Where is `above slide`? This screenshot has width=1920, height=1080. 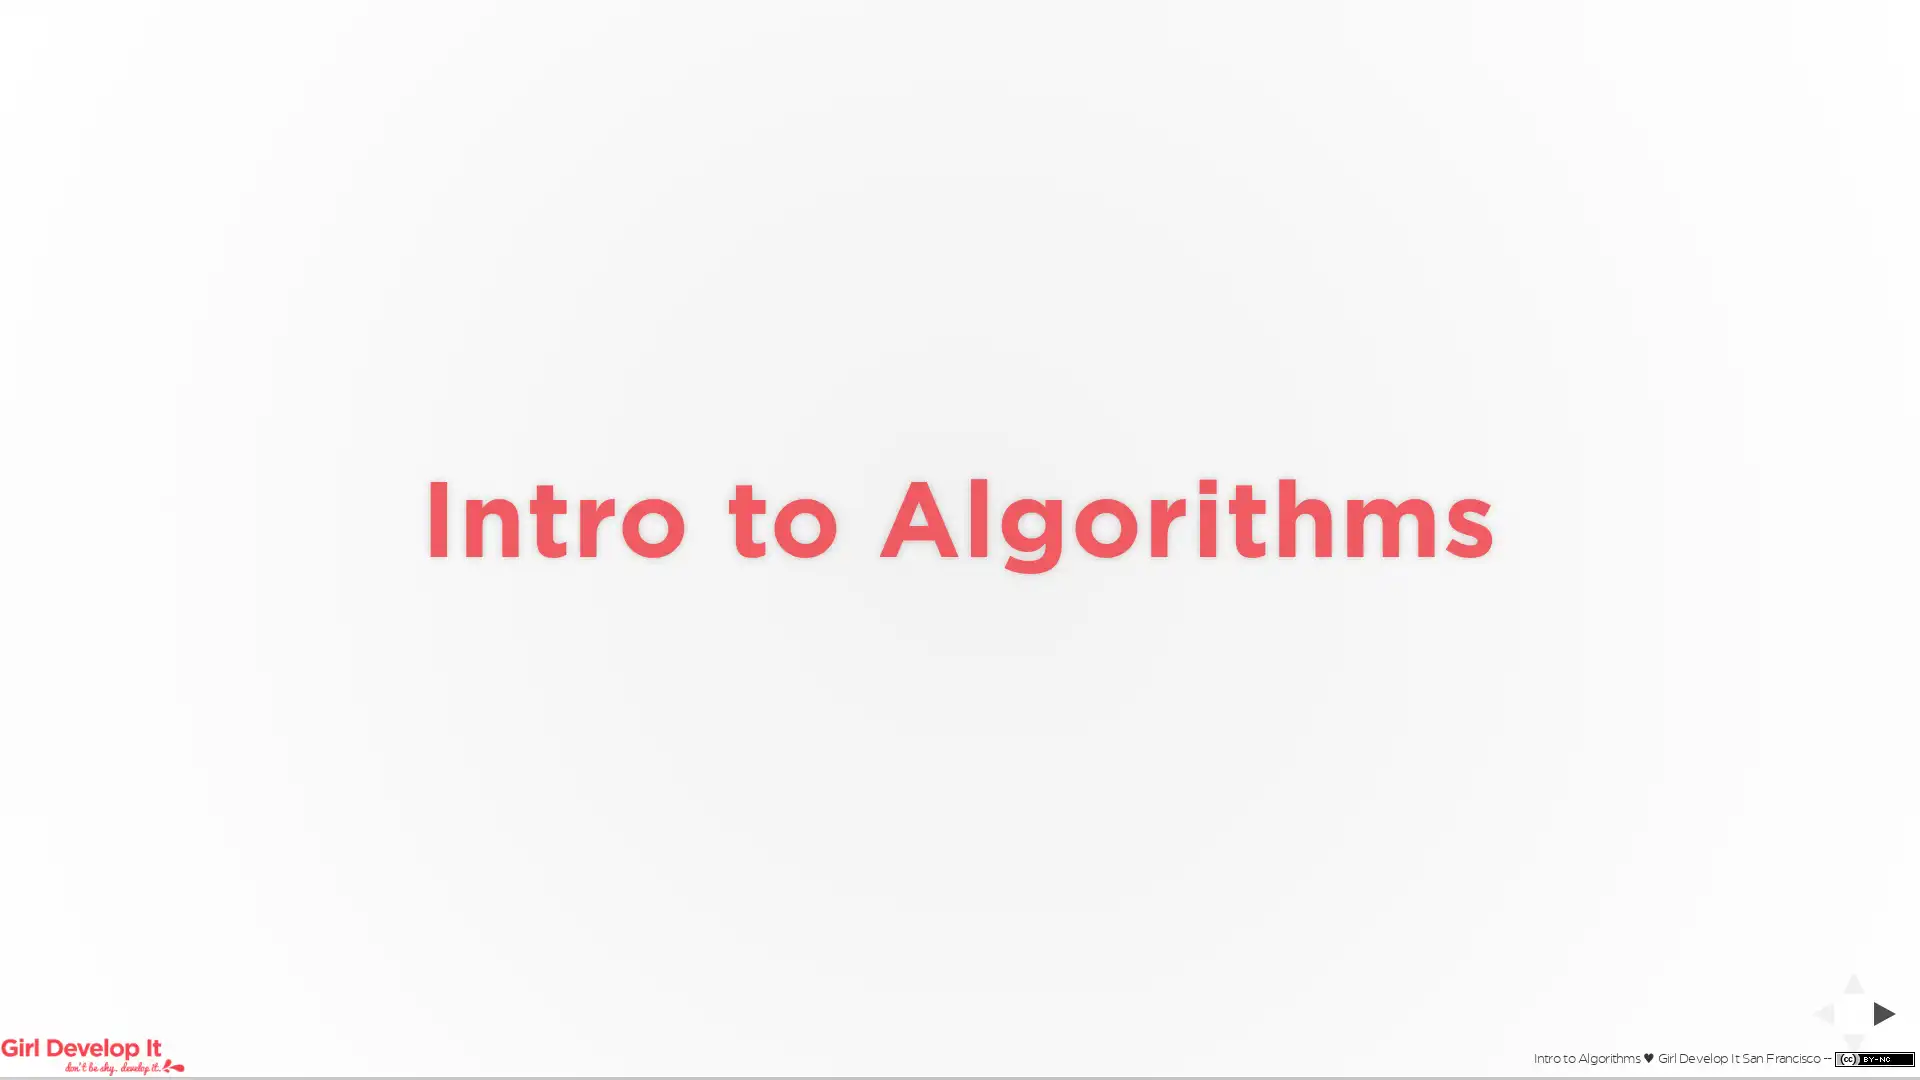 above slide is located at coordinates (1852, 975).